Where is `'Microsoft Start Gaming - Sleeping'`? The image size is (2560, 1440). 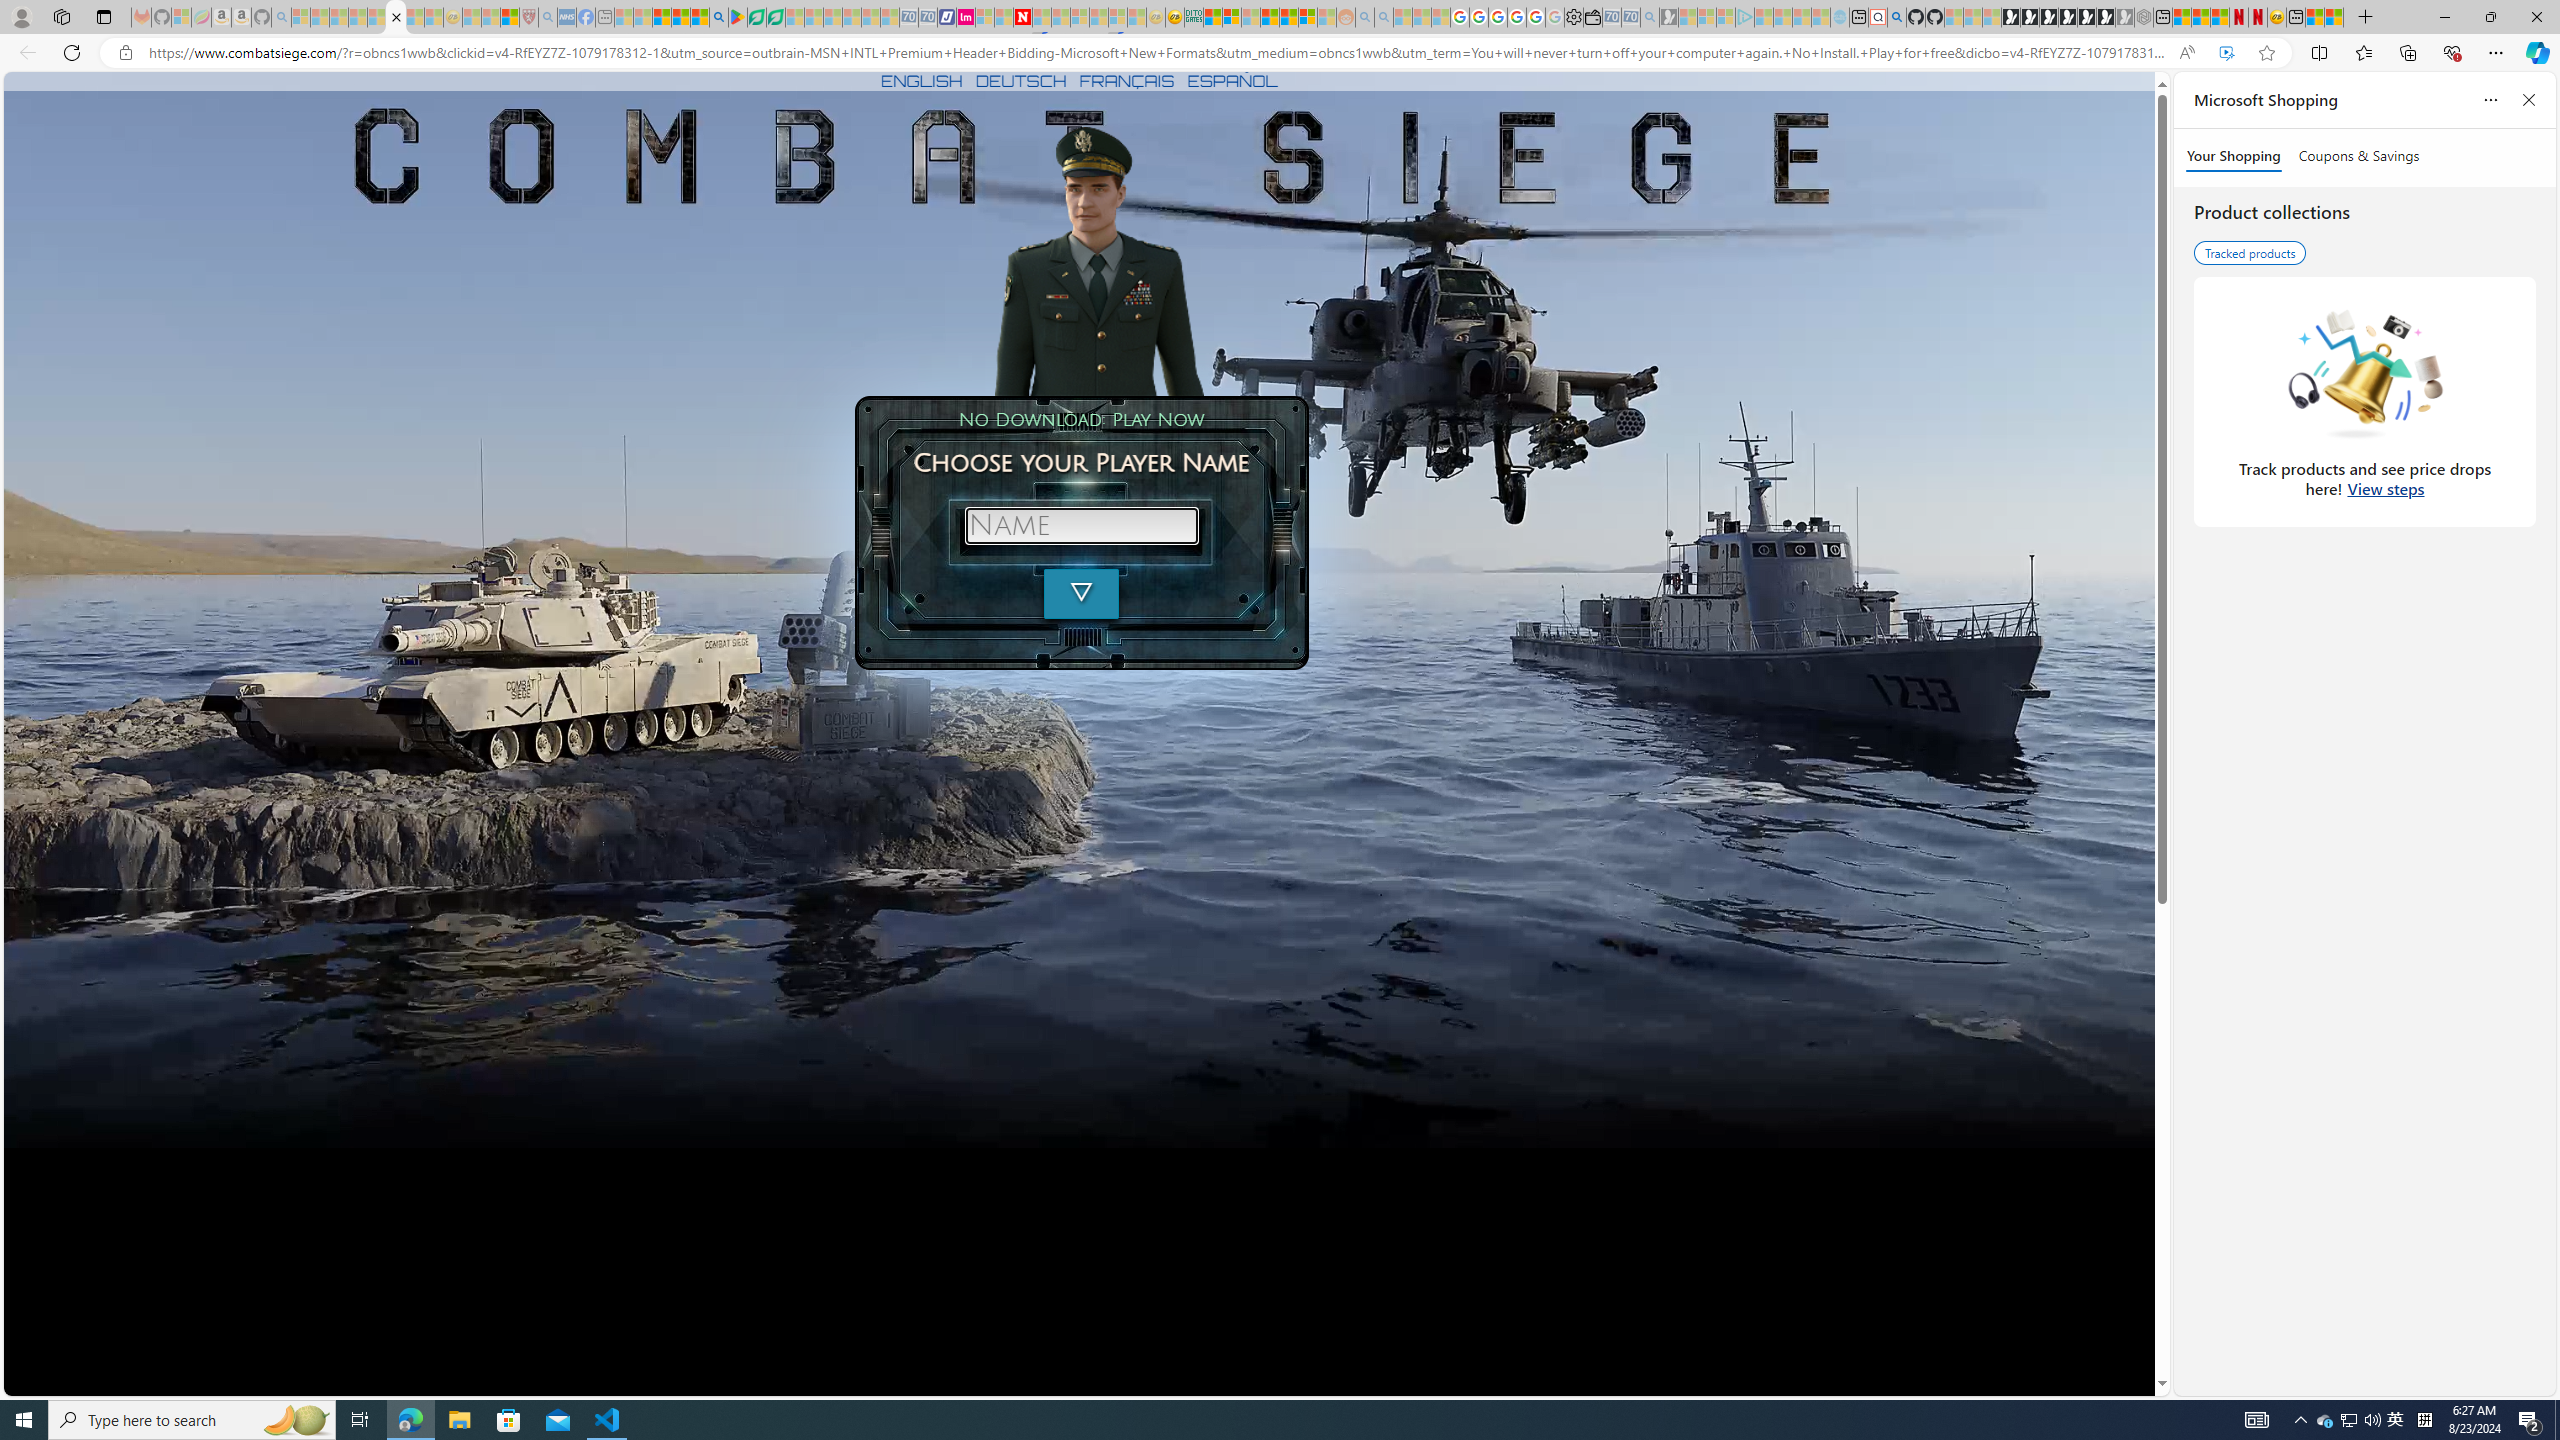
'Microsoft Start Gaming - Sleeping' is located at coordinates (1668, 16).